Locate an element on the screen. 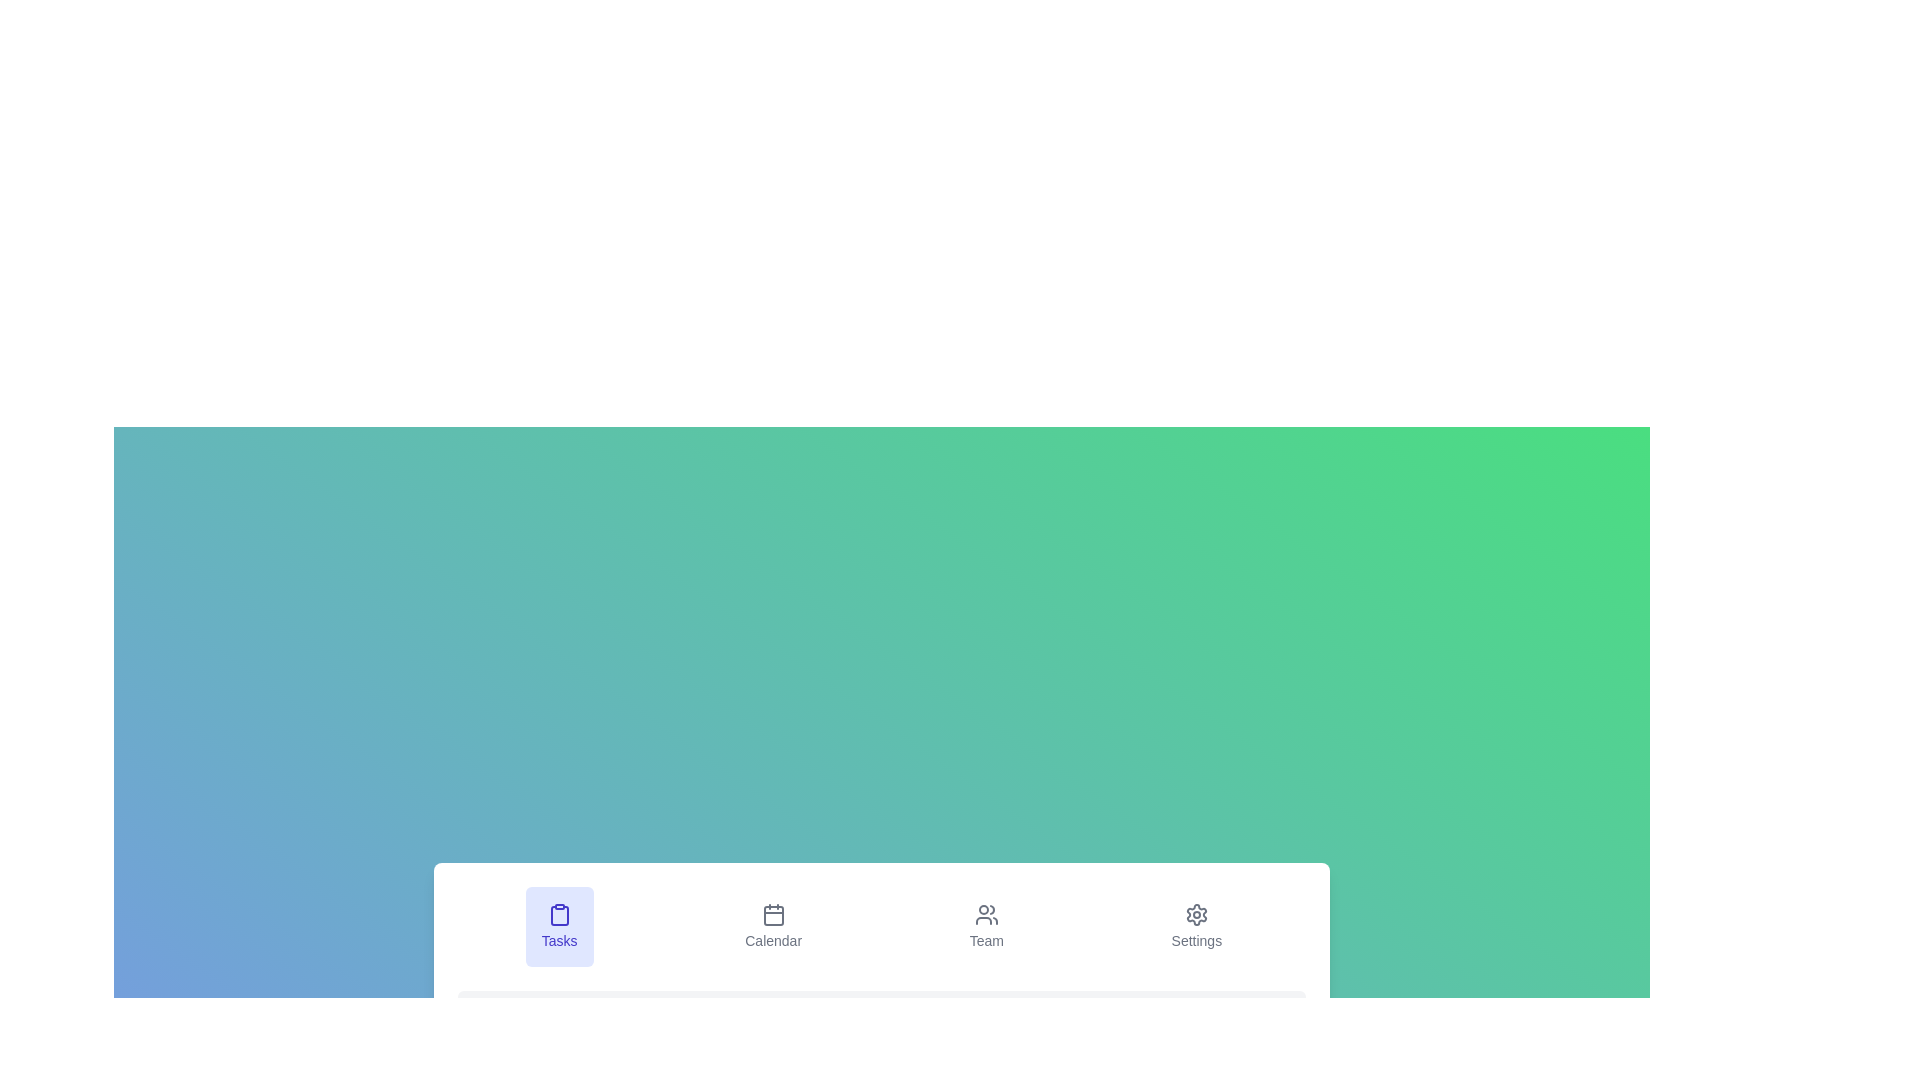 The height and width of the screenshot is (1080, 1920). the 'Team' button, which features a gray icon of three users stacked vertically and is located in the bottom navigation bar between 'Calendar' and 'Settings' is located at coordinates (986, 926).